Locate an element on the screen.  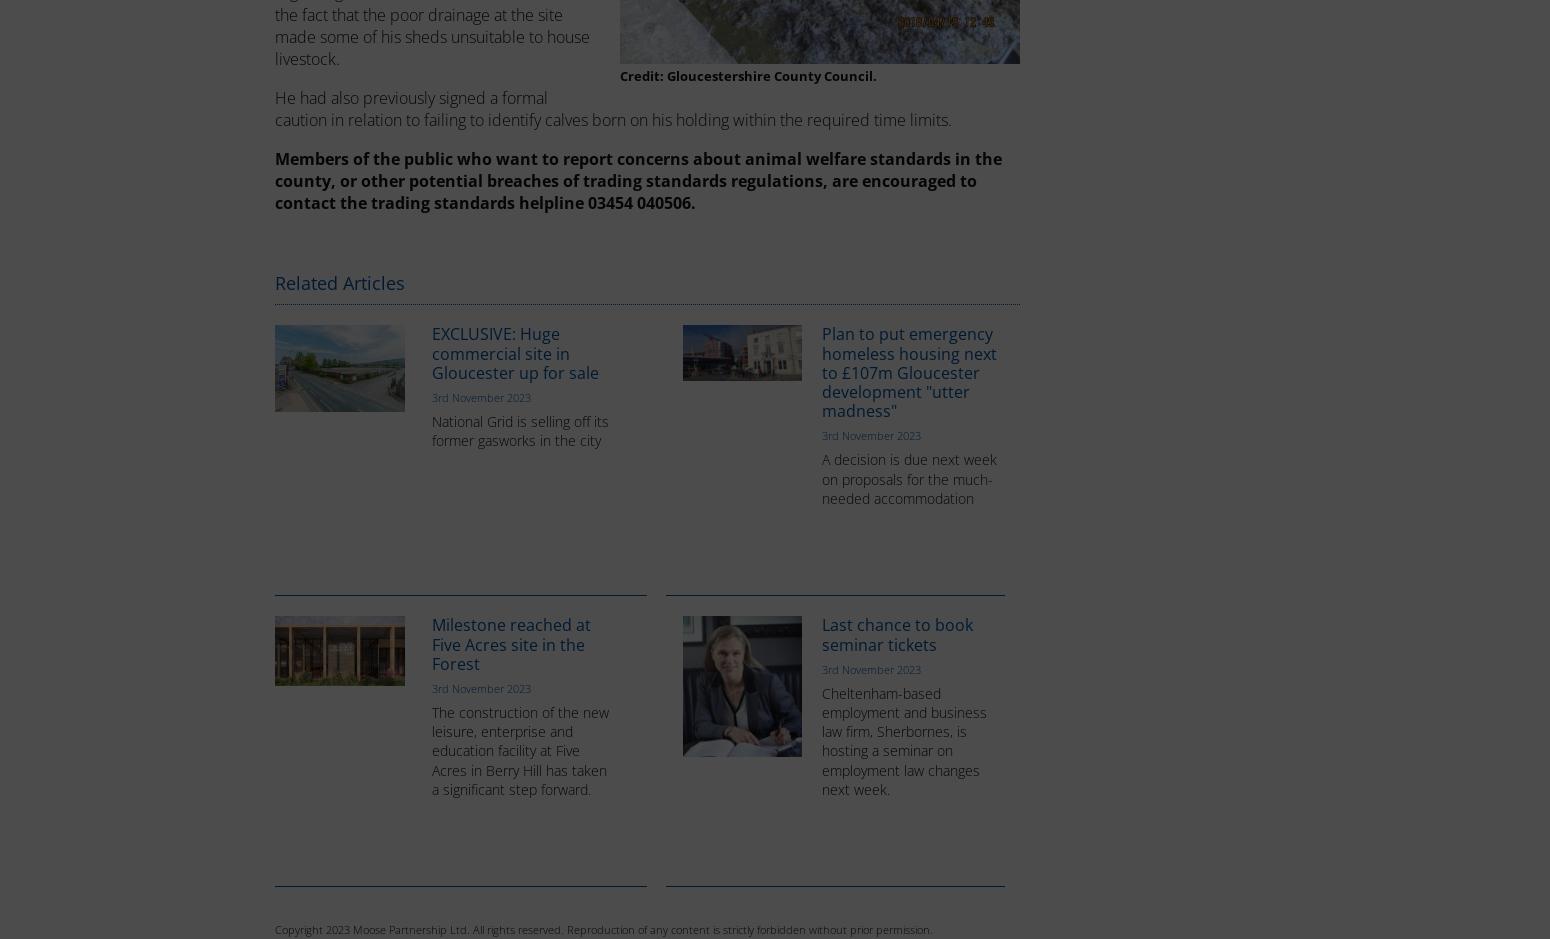
'Members of the public who want to report concerns about animal welfare standards in the county, or other potential breaches of trading standards regulations, are encouraged to contact the trading standards helpline 03454 040506.' is located at coordinates (637, 180).